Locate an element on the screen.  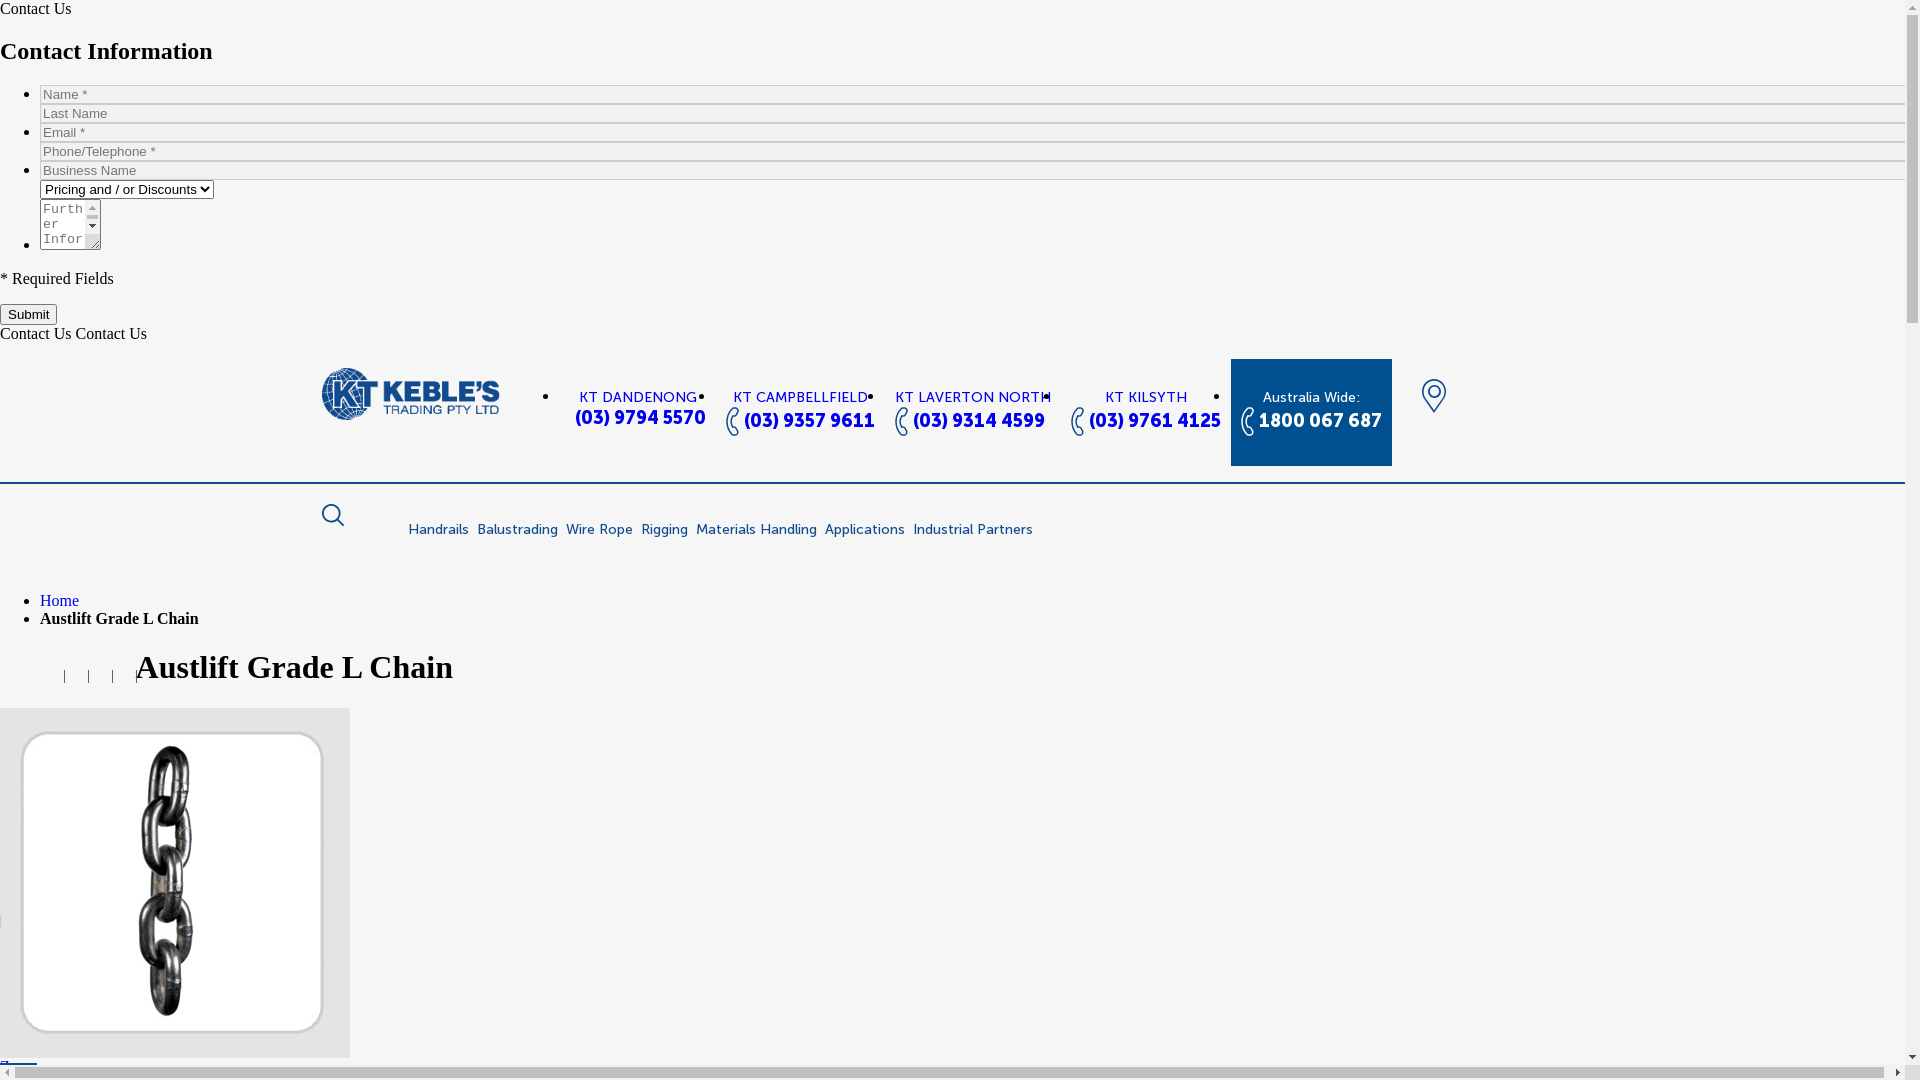
'Wire Rope' is located at coordinates (598, 528).